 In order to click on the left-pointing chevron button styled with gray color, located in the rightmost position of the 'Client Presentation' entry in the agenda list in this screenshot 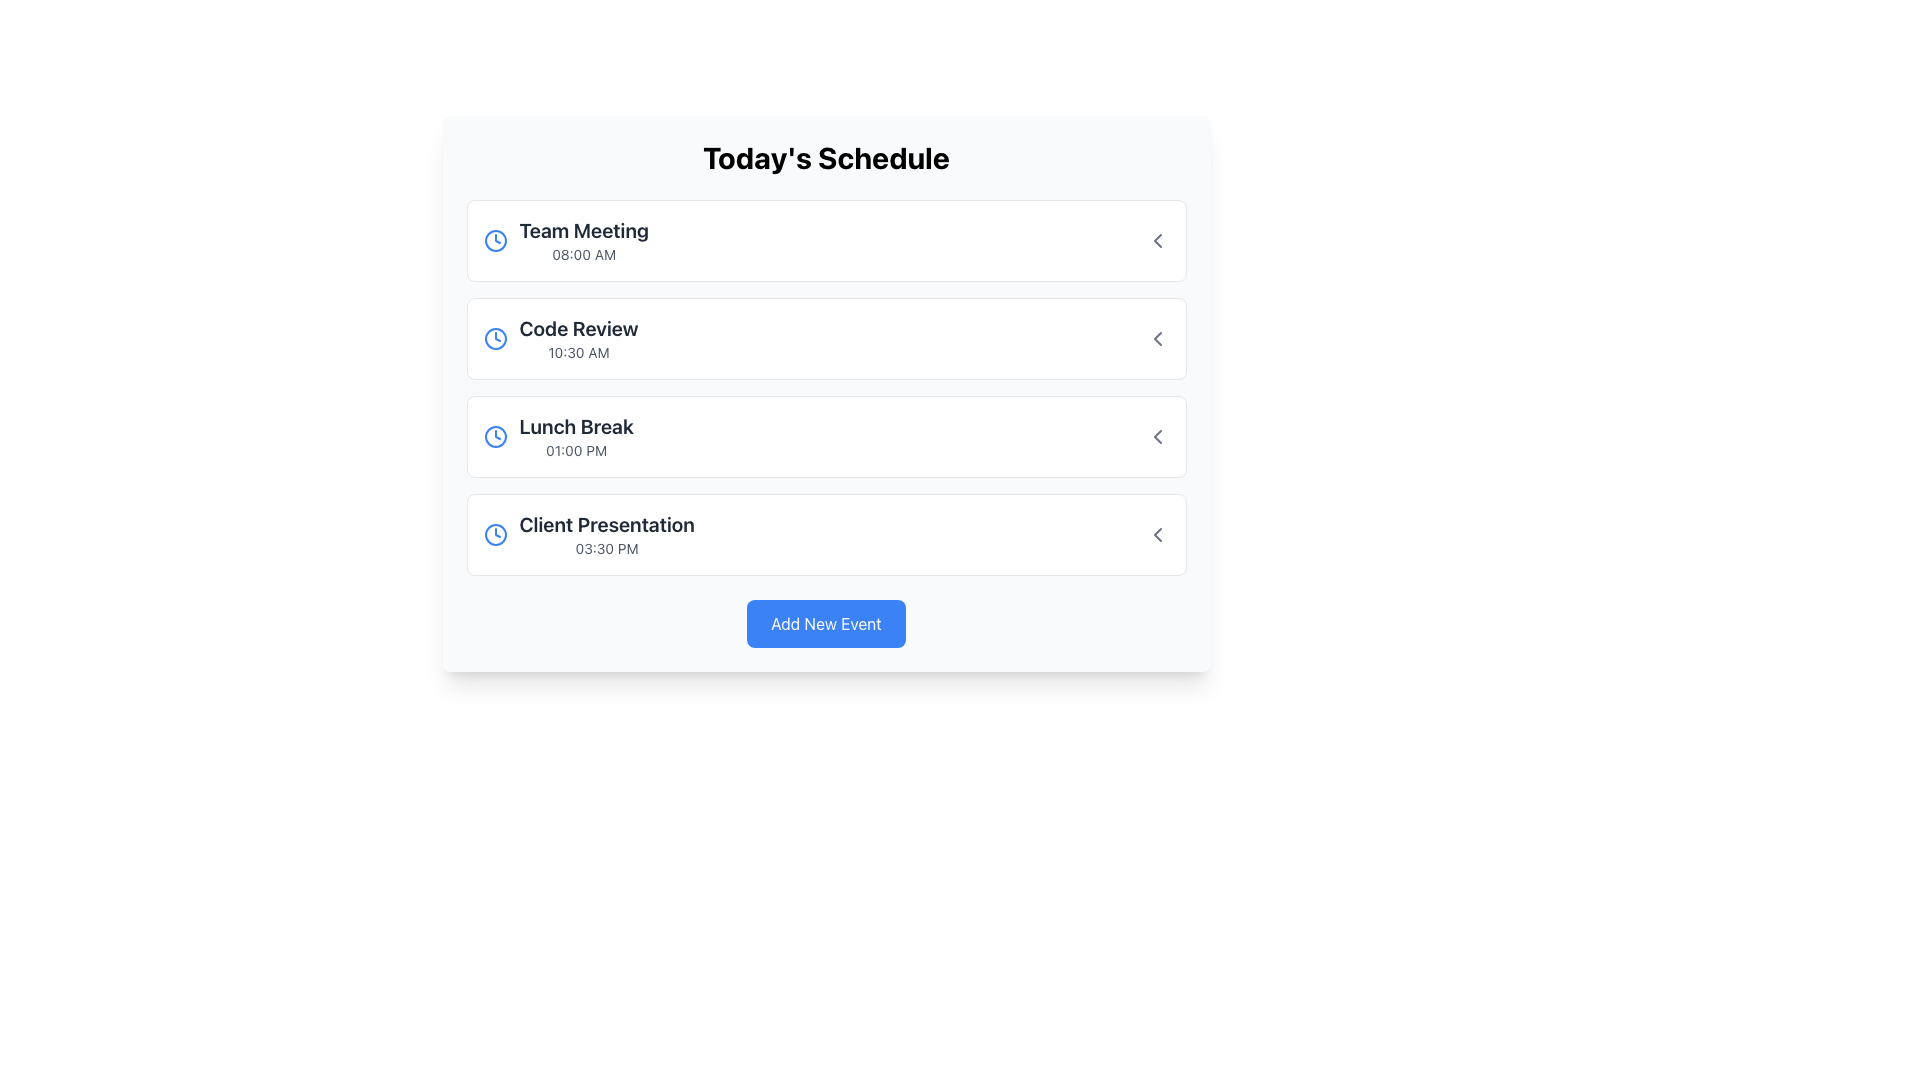, I will do `click(1157, 534)`.